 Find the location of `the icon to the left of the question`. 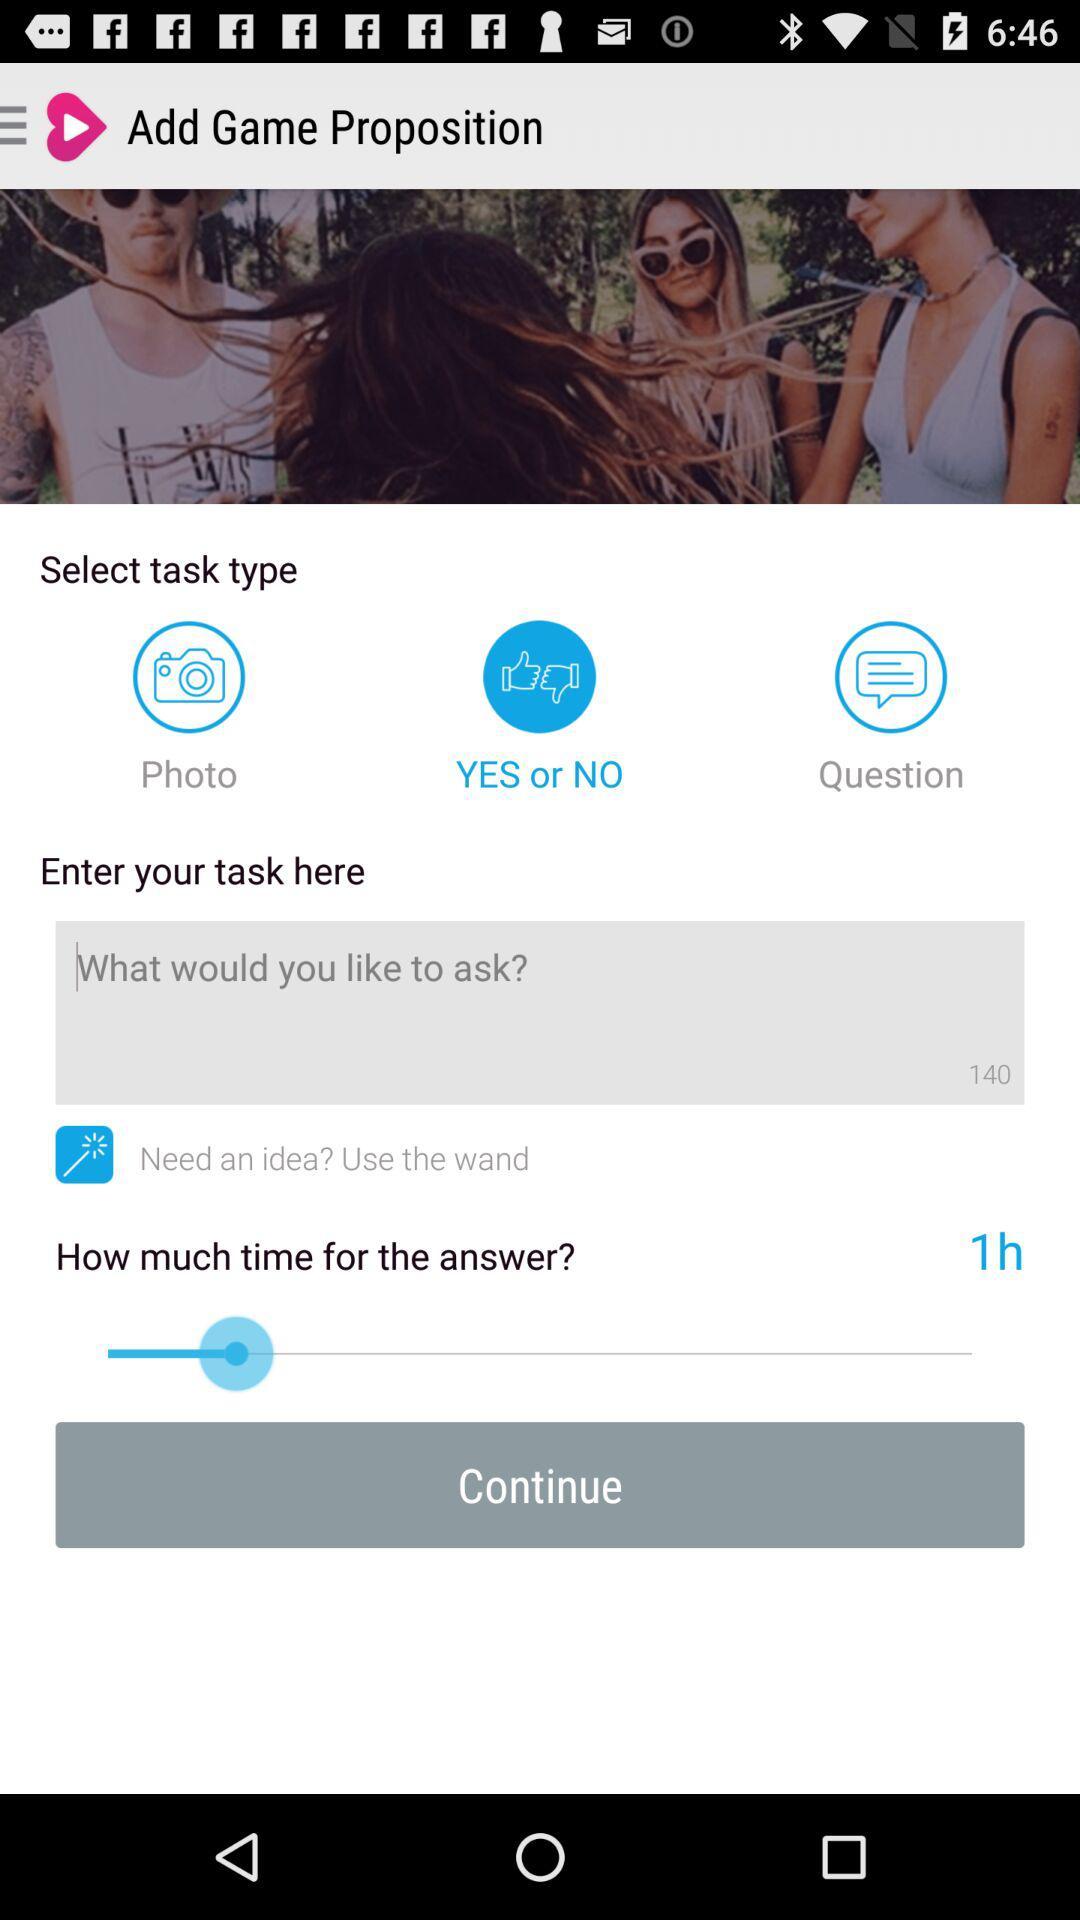

the icon to the left of the question is located at coordinates (540, 708).